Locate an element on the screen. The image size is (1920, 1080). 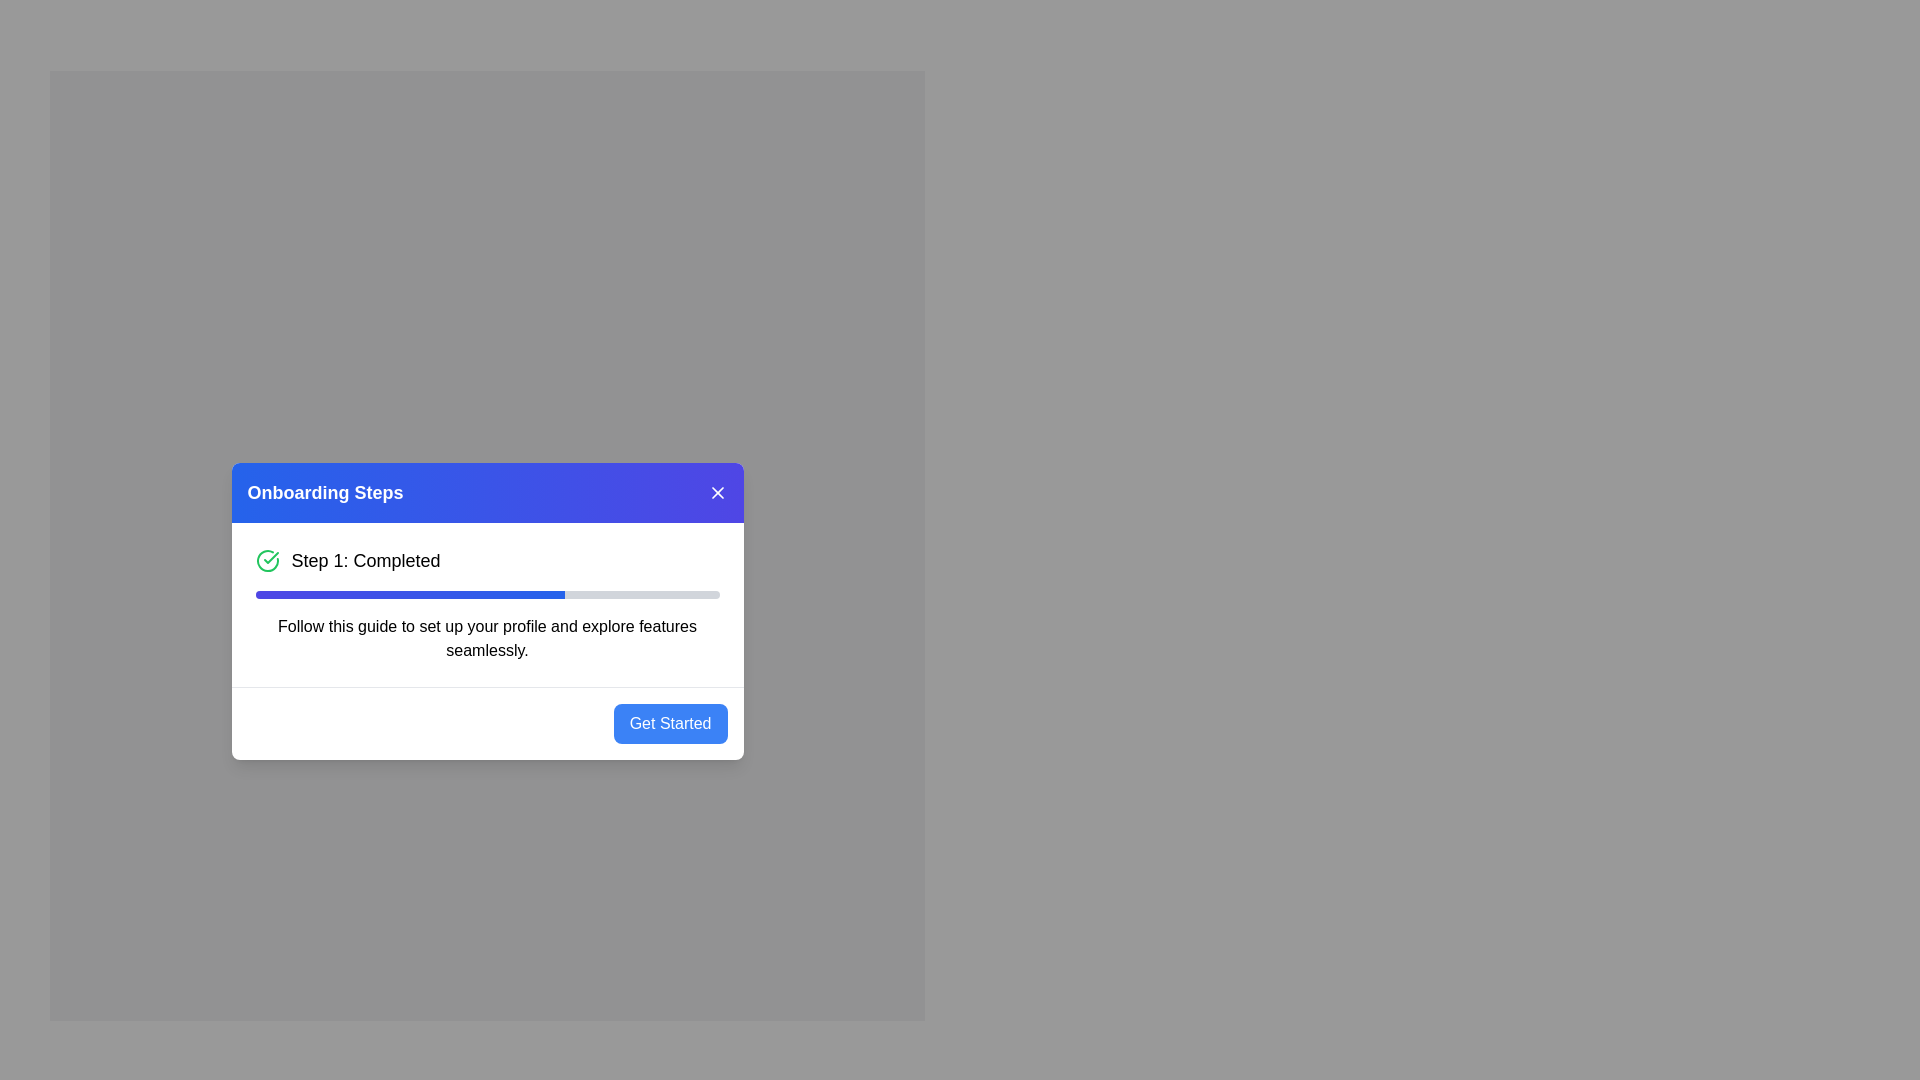
horizontal progress bar with a light gray background and indigo to blue gradient fill, located below the 'Step 1: Completed' text and above the next step description is located at coordinates (487, 593).